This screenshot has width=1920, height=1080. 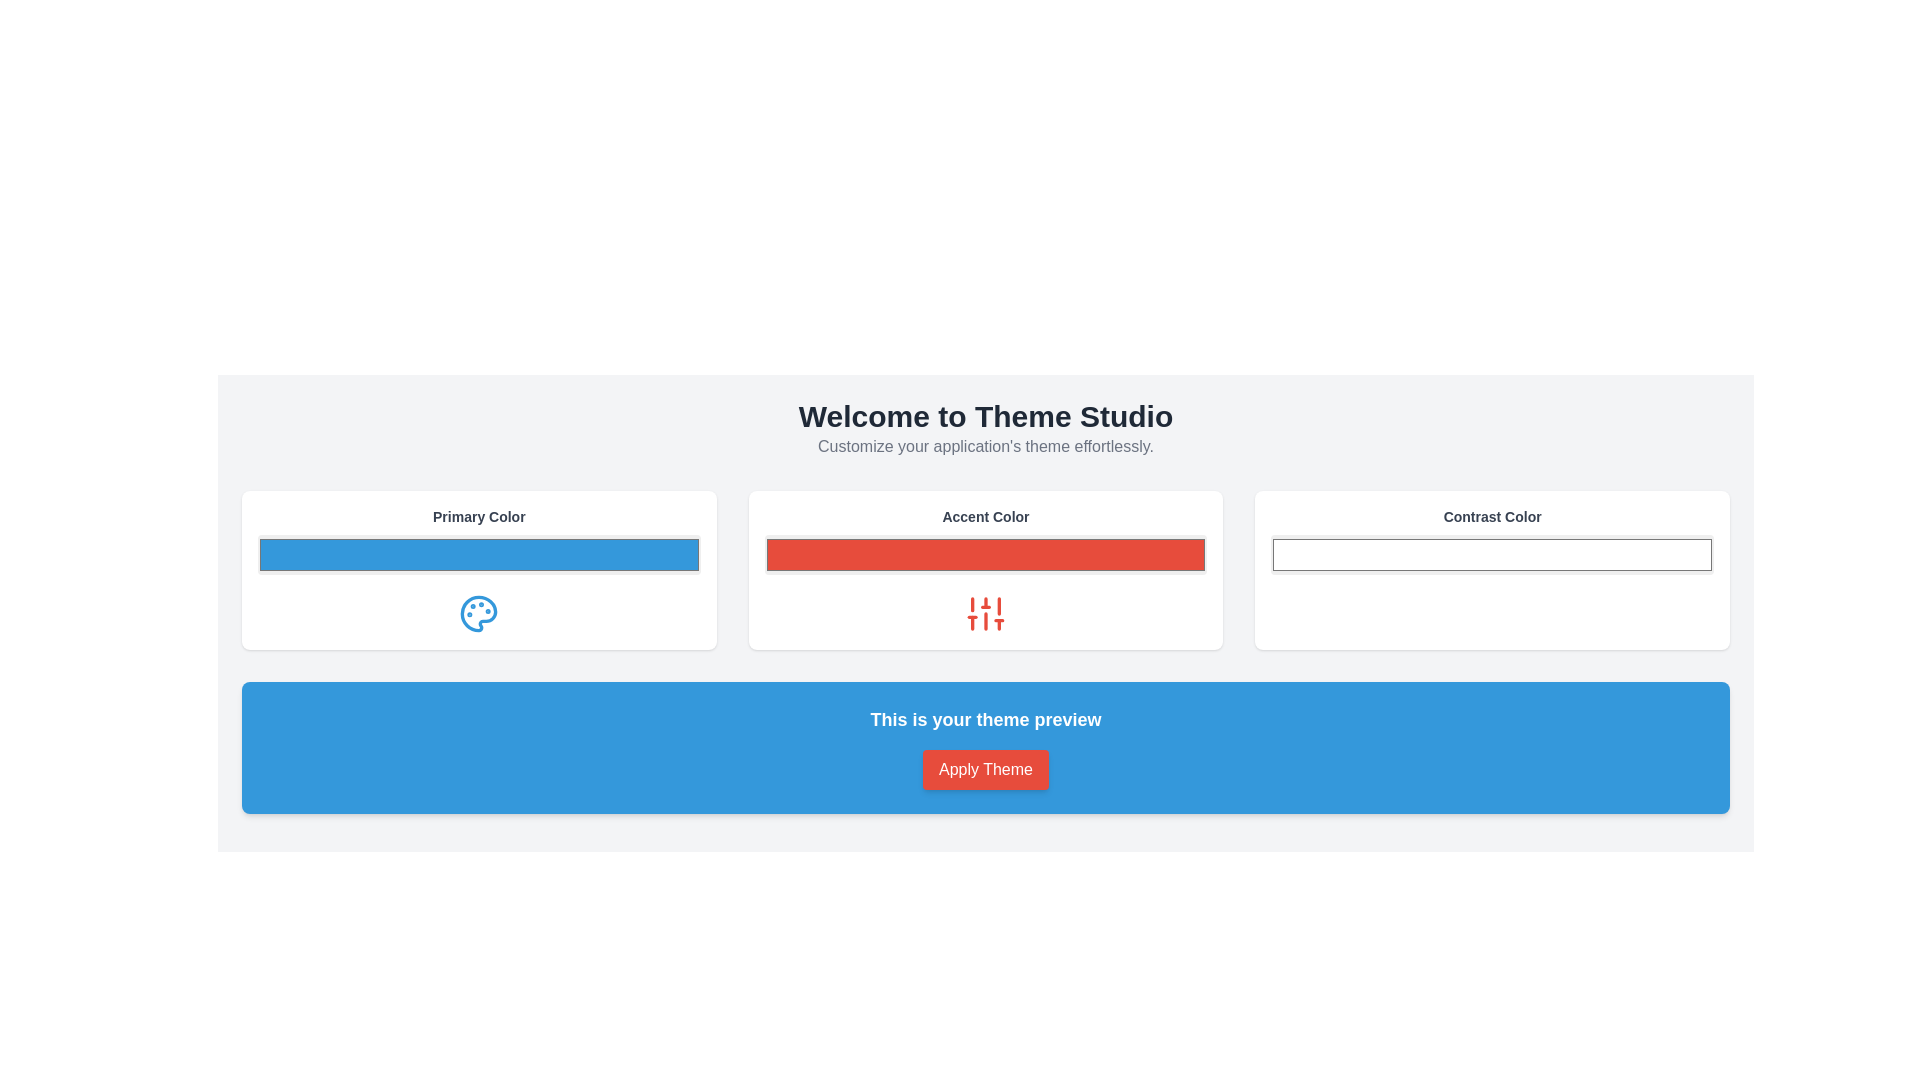 I want to click on the static label text element displaying 'Contrast Color', styled in bold gray font, located at the top of the 'Contrast Color' section, so click(x=1492, y=515).